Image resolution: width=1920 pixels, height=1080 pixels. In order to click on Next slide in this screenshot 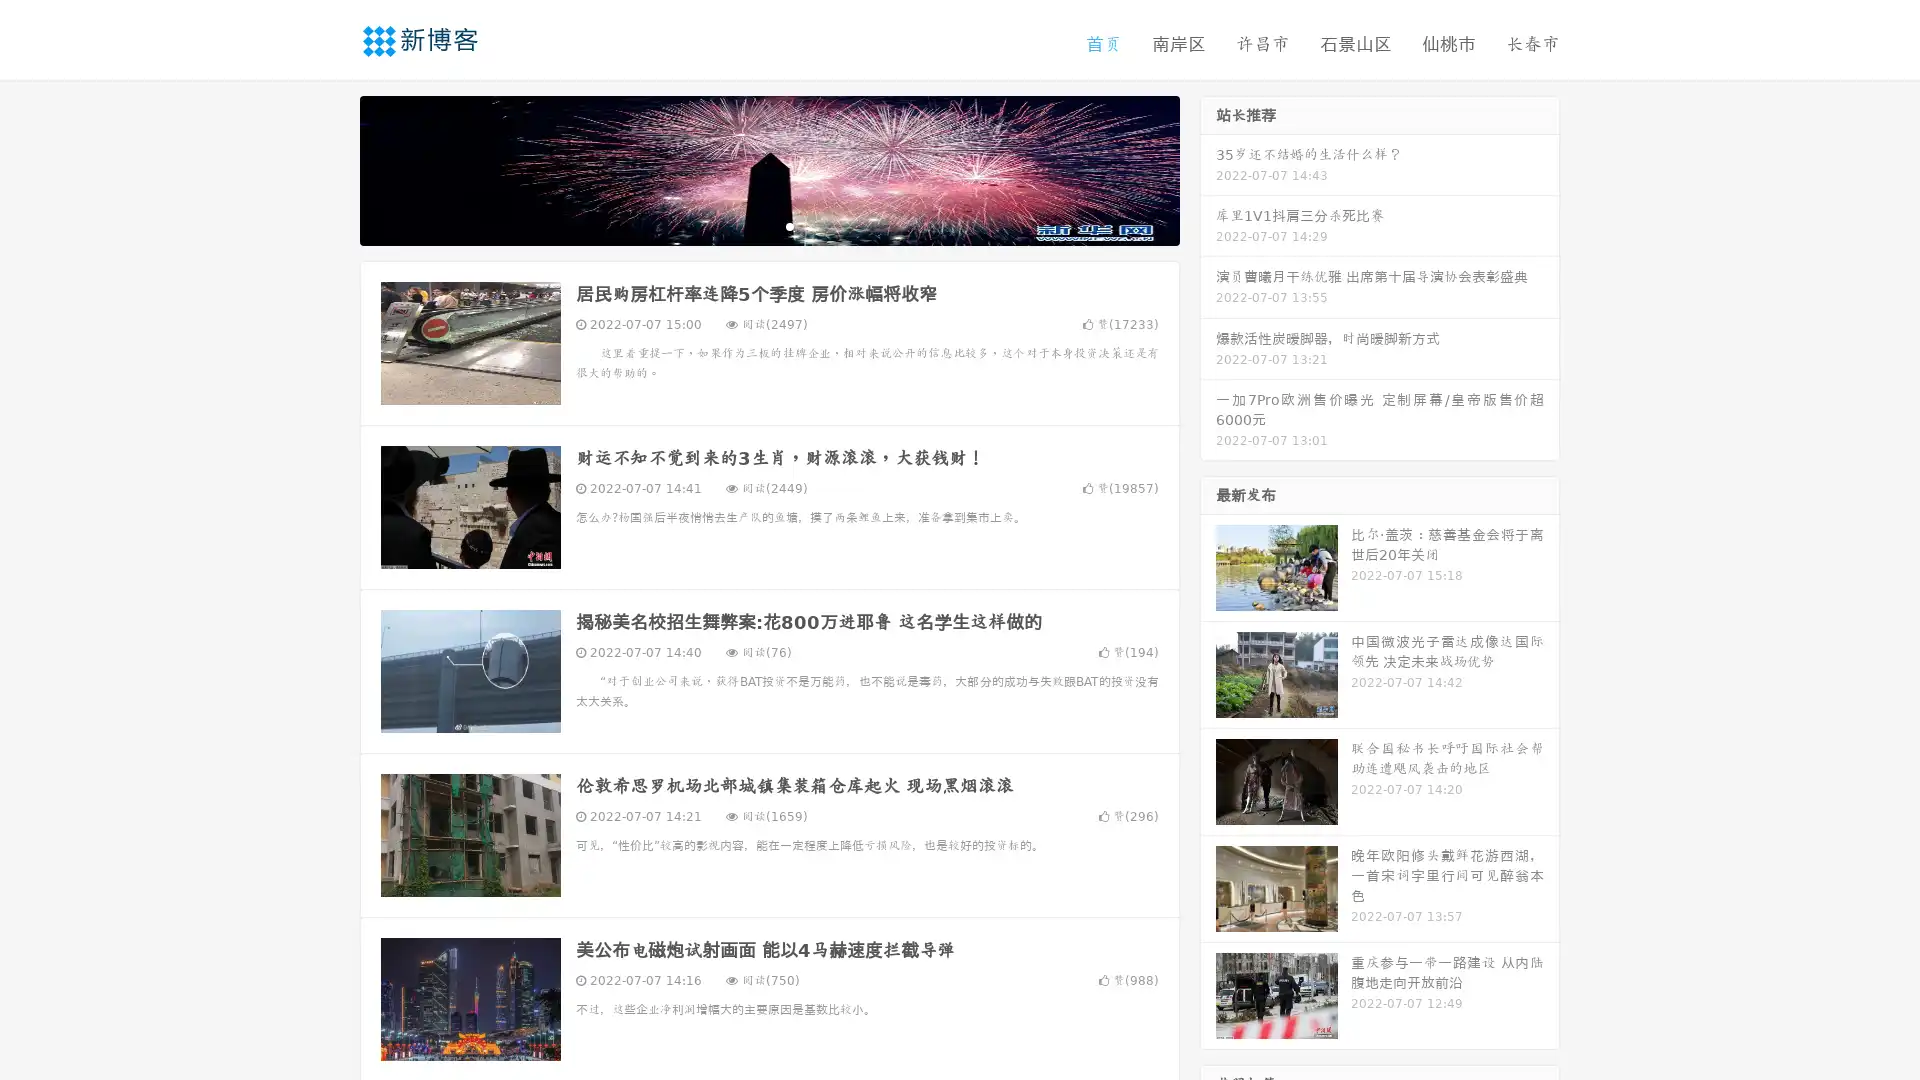, I will do `click(1208, 168)`.